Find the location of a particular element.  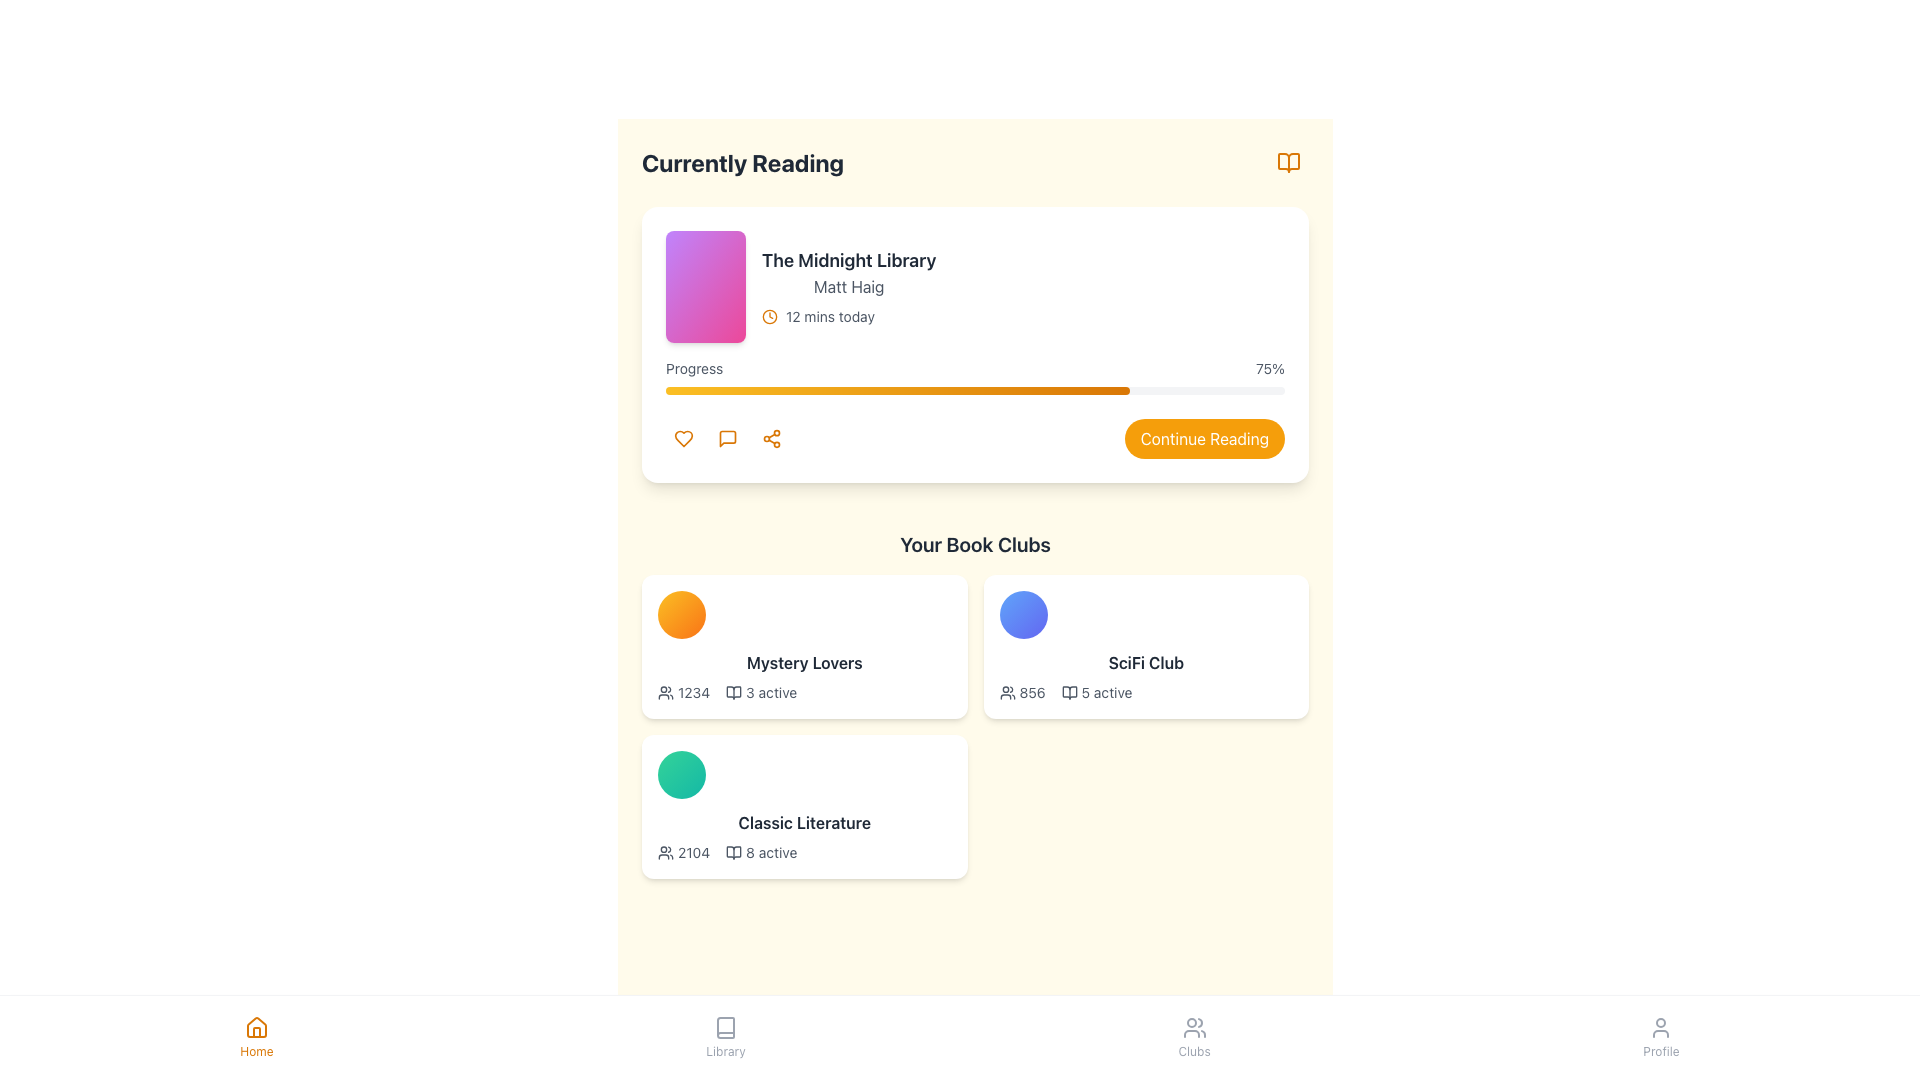

the text label displaying '75%' which indicates the reading progress in a card component under the 'Currently Reading' header is located at coordinates (1269, 369).